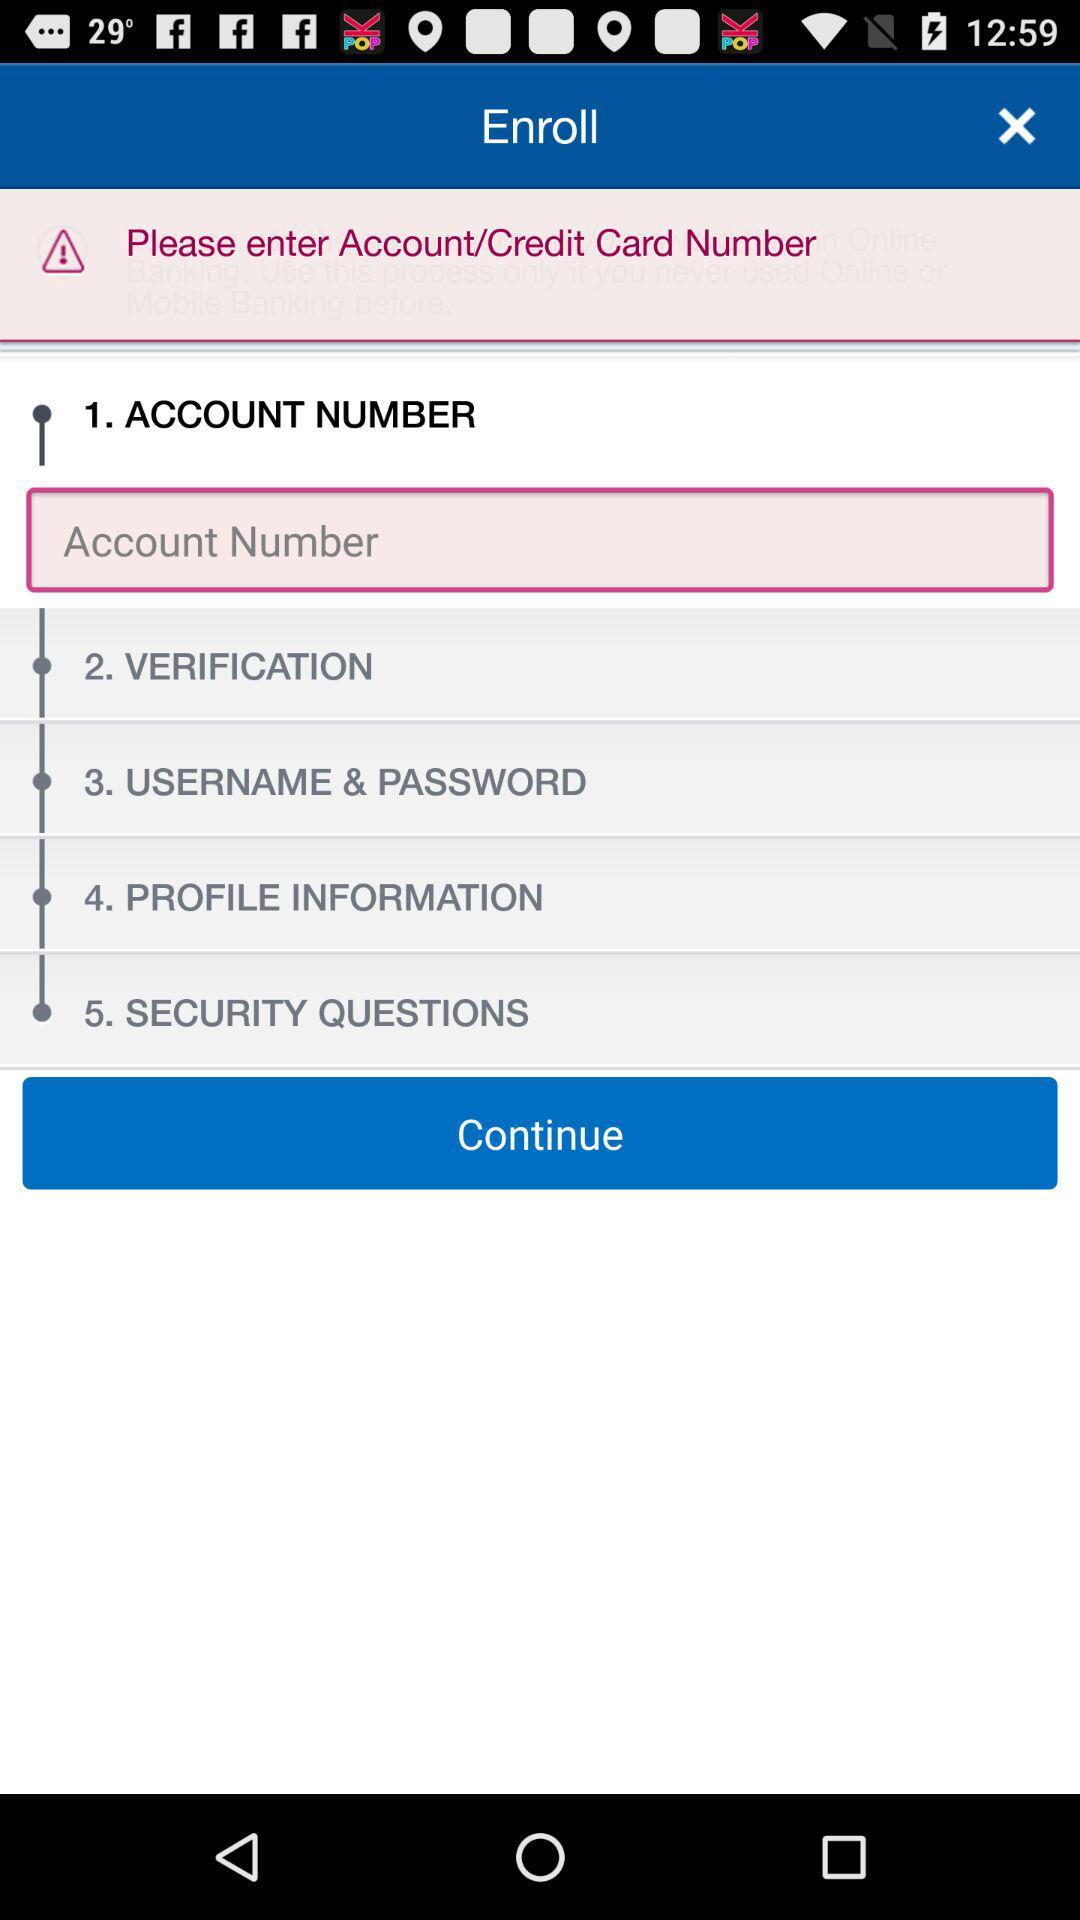  I want to click on enroll section, so click(1017, 124).